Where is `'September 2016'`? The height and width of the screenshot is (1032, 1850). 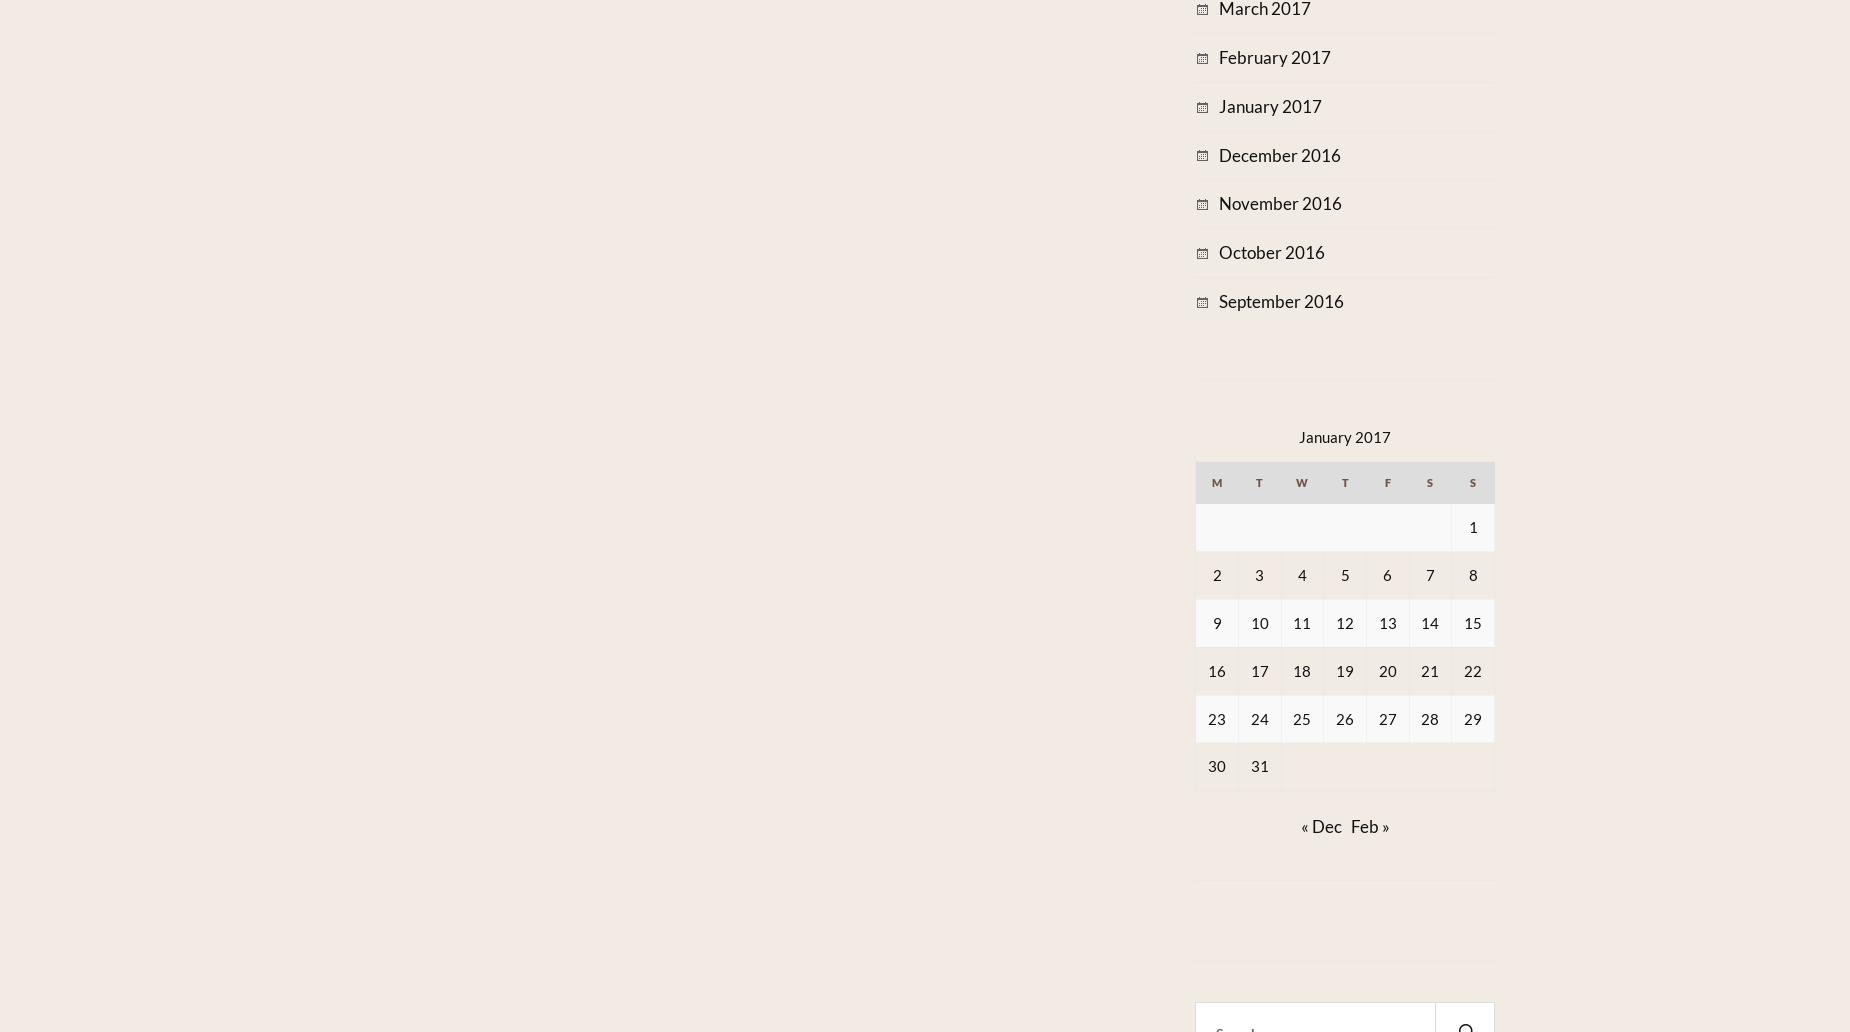
'September 2016' is located at coordinates (1280, 301).